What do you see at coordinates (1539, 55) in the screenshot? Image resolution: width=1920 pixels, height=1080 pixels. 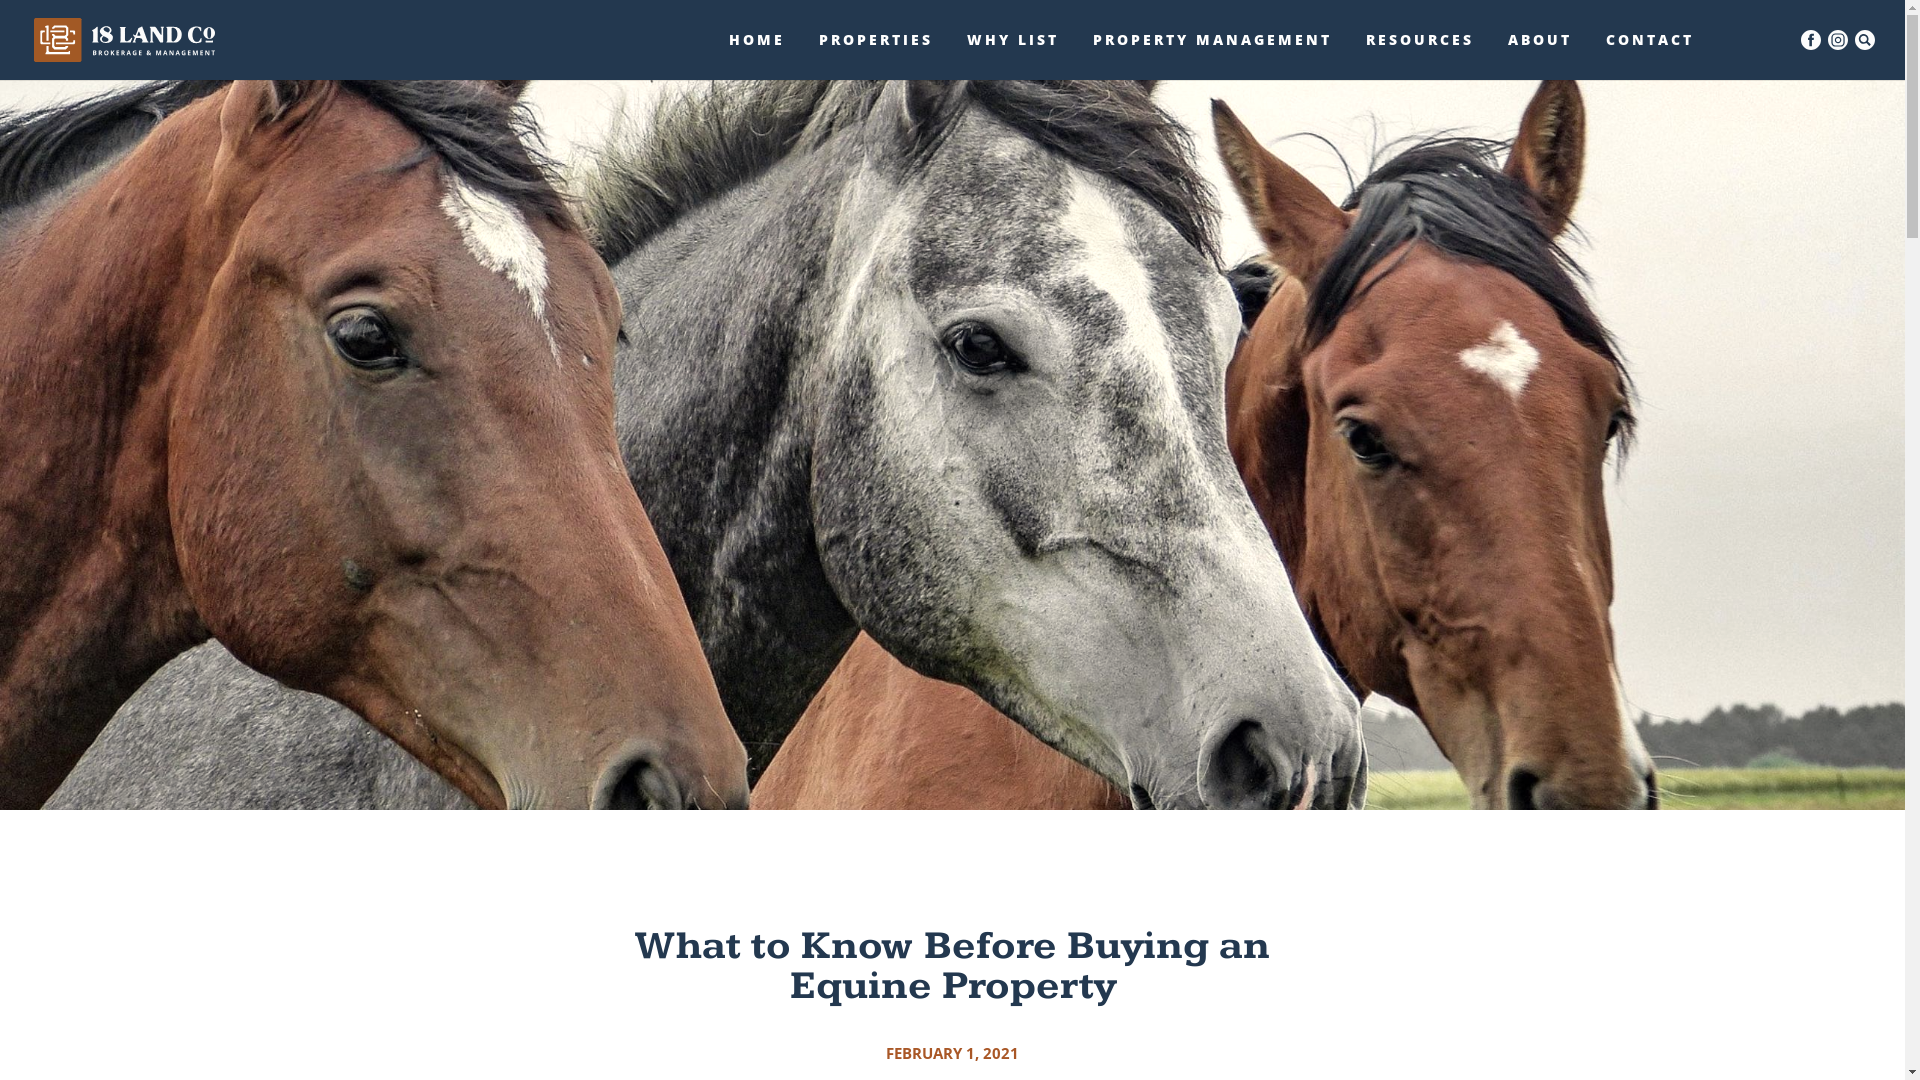 I see `'ABOUT'` at bounding box center [1539, 55].